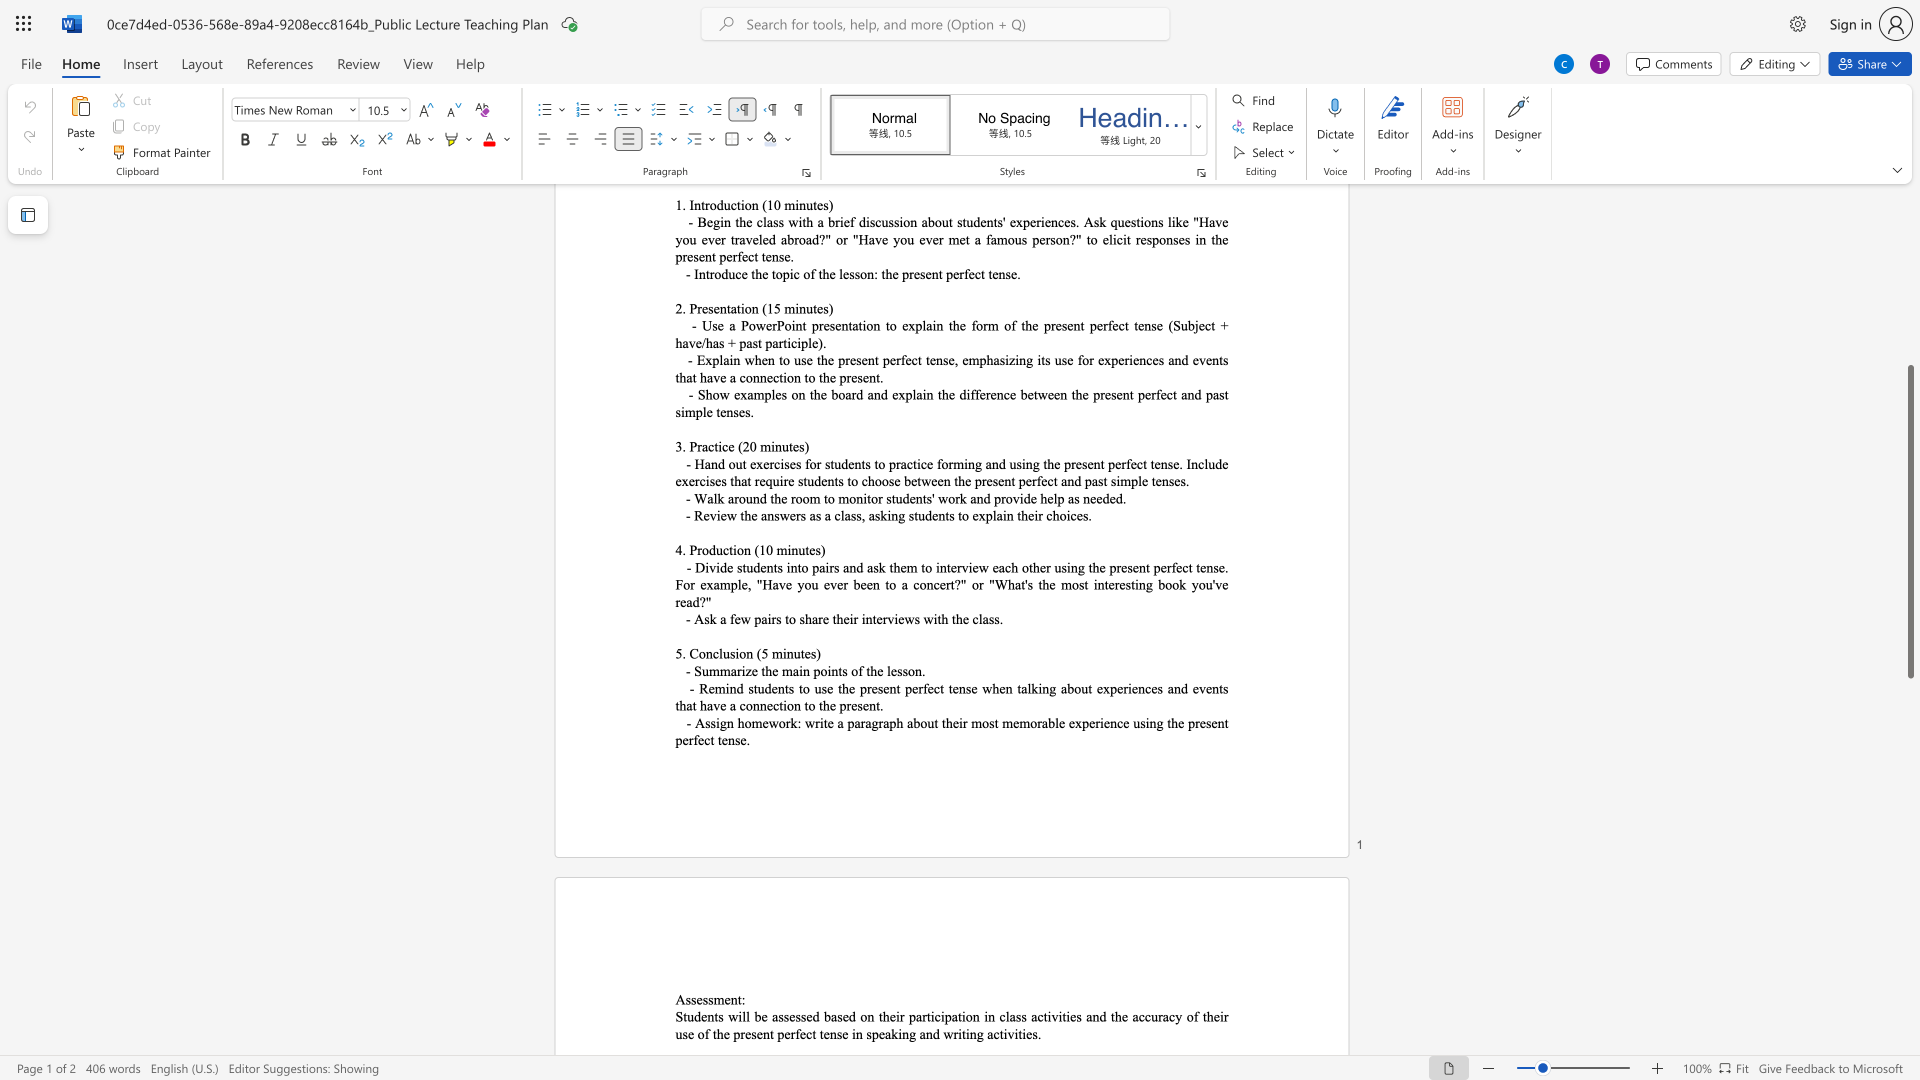 This screenshot has width=1920, height=1080. What do you see at coordinates (983, 618) in the screenshot?
I see `the space between the continuous character "l" and "a" in the text` at bounding box center [983, 618].